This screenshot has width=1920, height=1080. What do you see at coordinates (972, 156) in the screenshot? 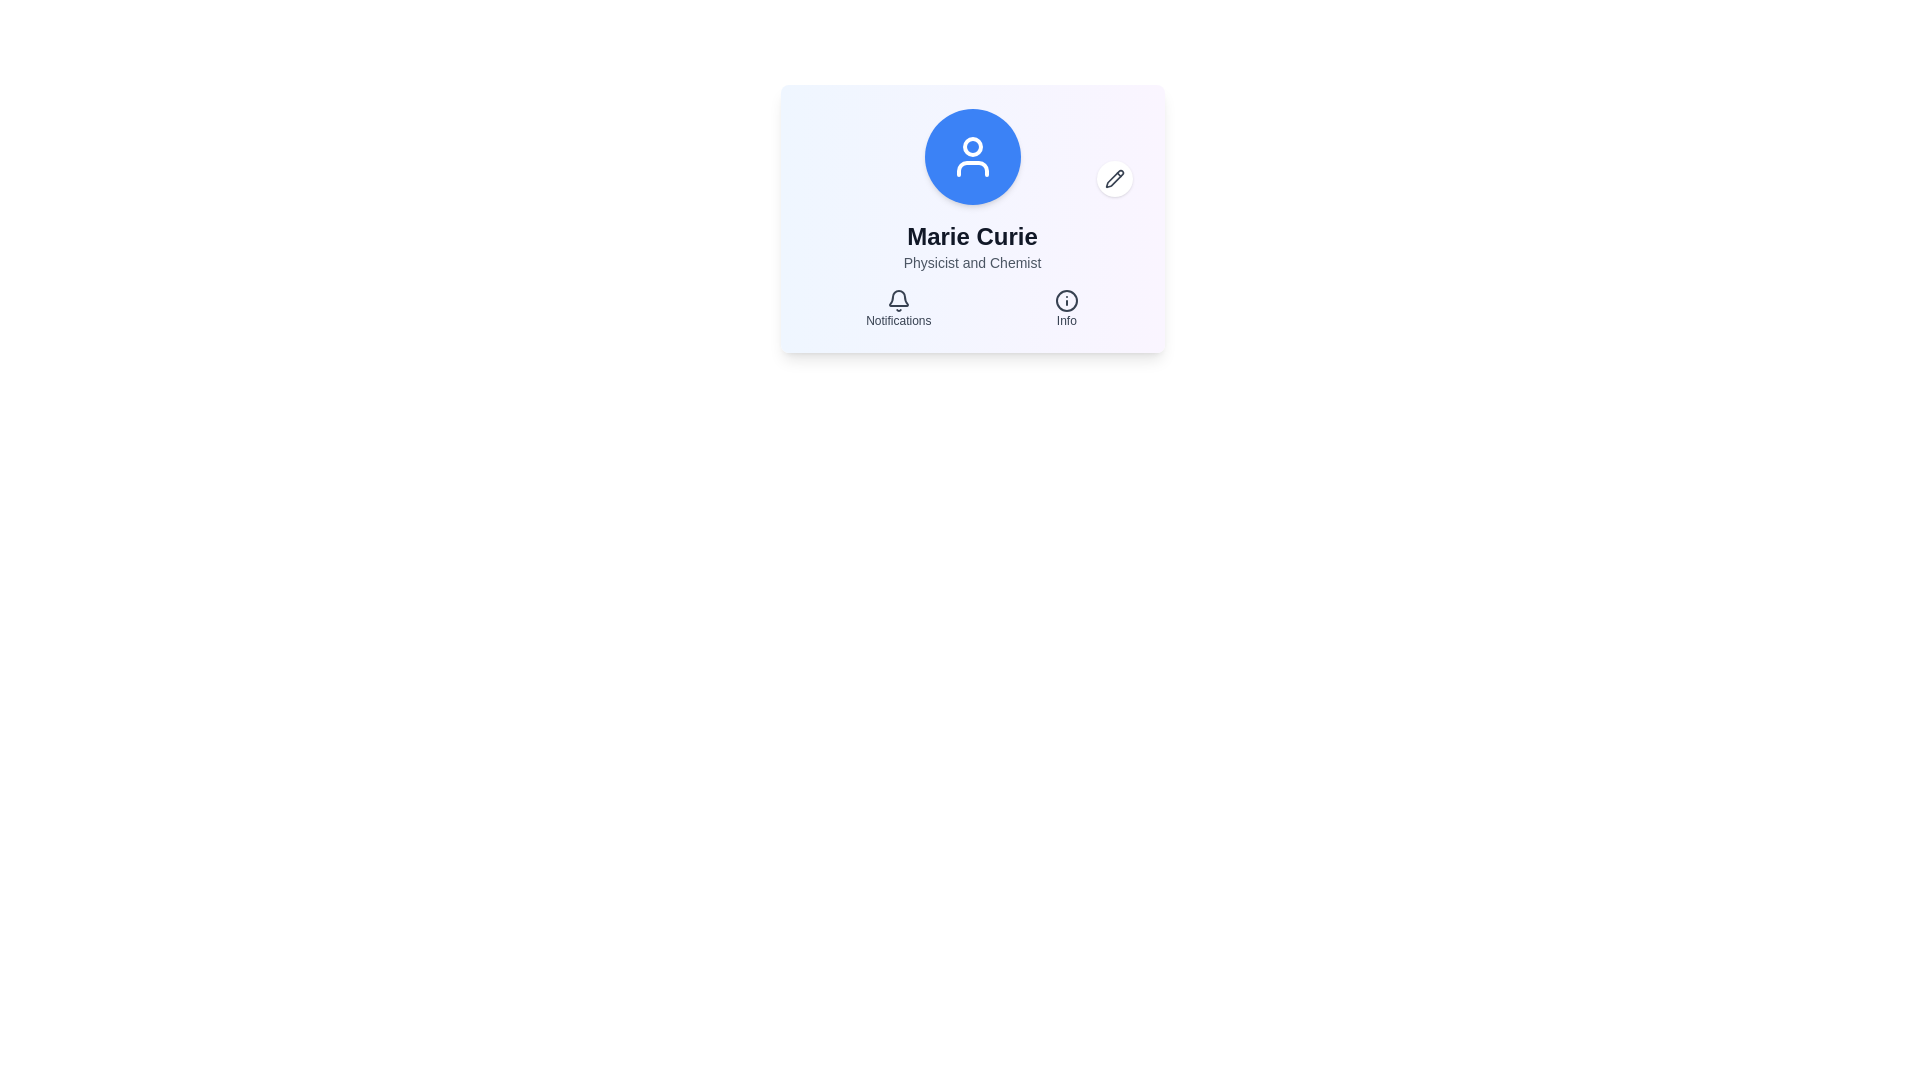
I see `the Avatar Icon, which serves as a profile picture placeholder representing a user's identity in the interface` at bounding box center [972, 156].